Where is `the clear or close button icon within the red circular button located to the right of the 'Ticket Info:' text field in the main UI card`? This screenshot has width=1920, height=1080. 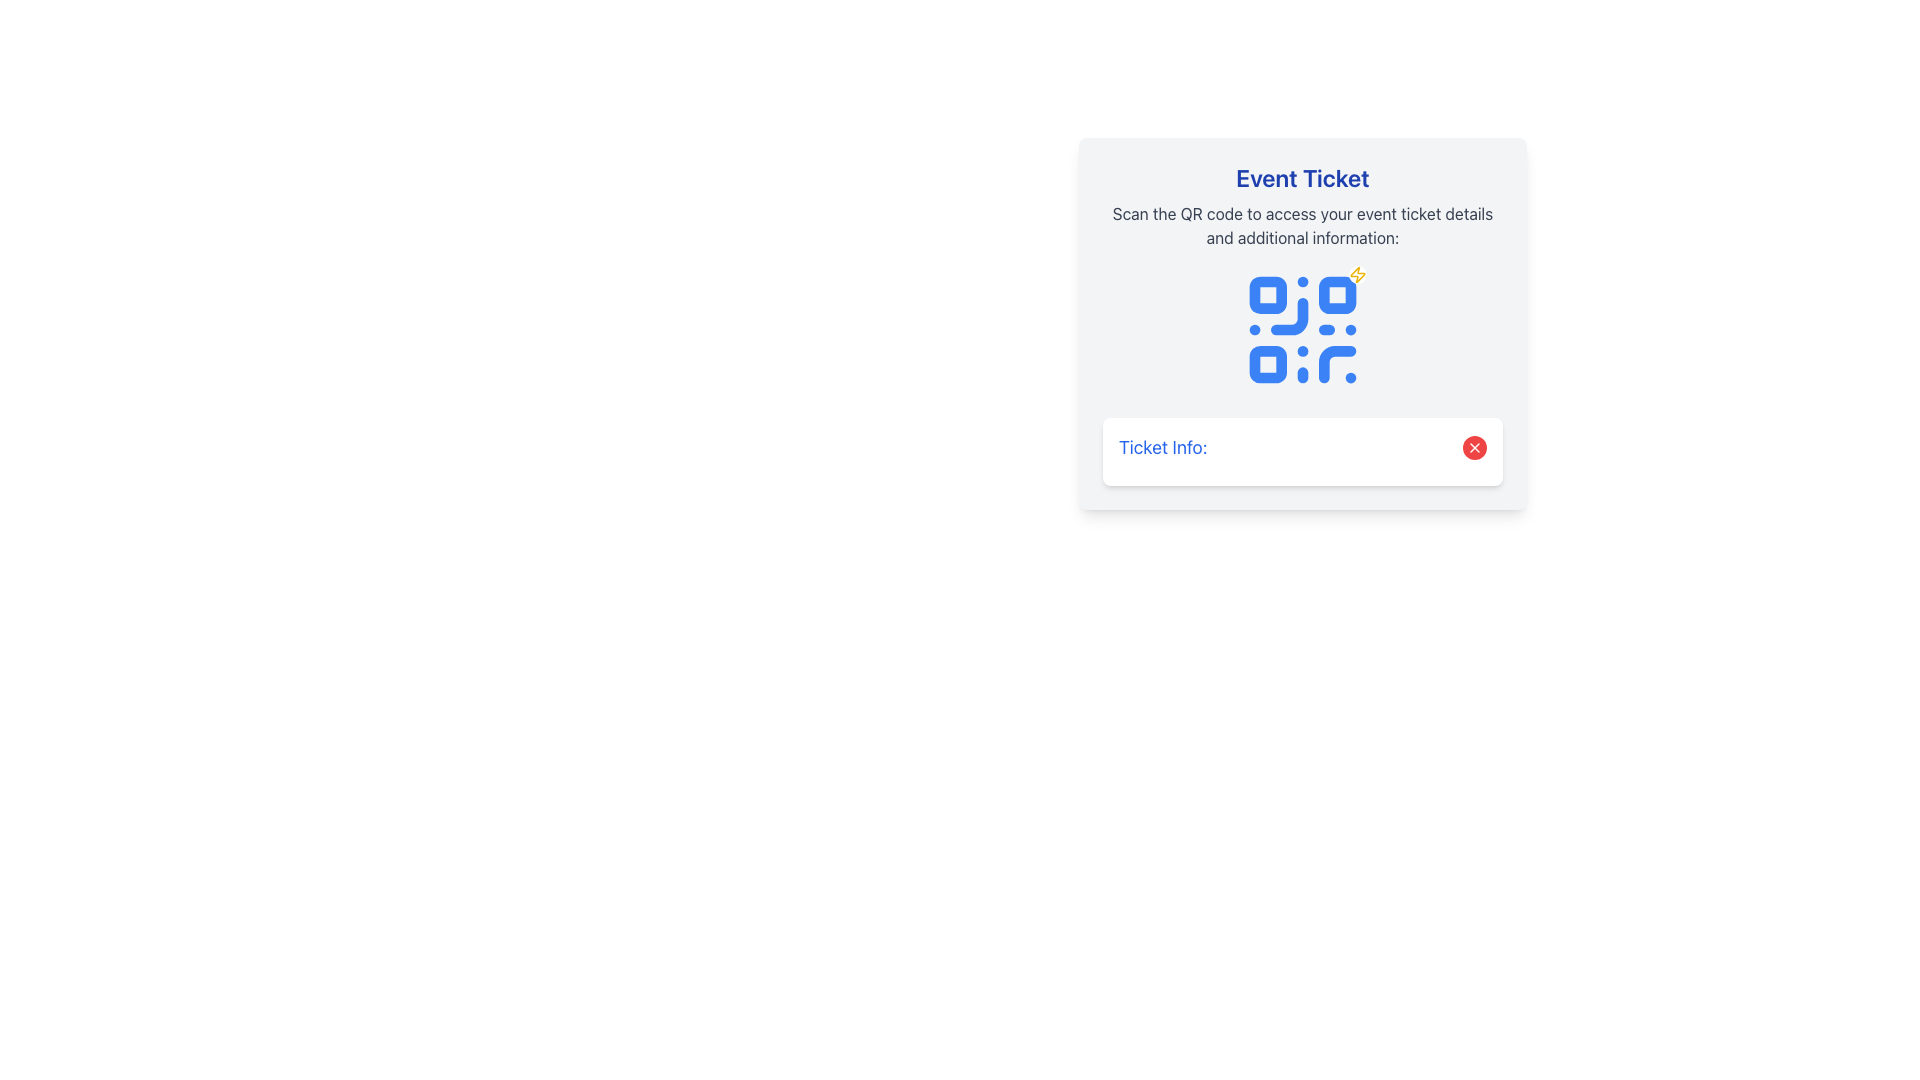 the clear or close button icon within the red circular button located to the right of the 'Ticket Info:' text field in the main UI card is located at coordinates (1474, 446).